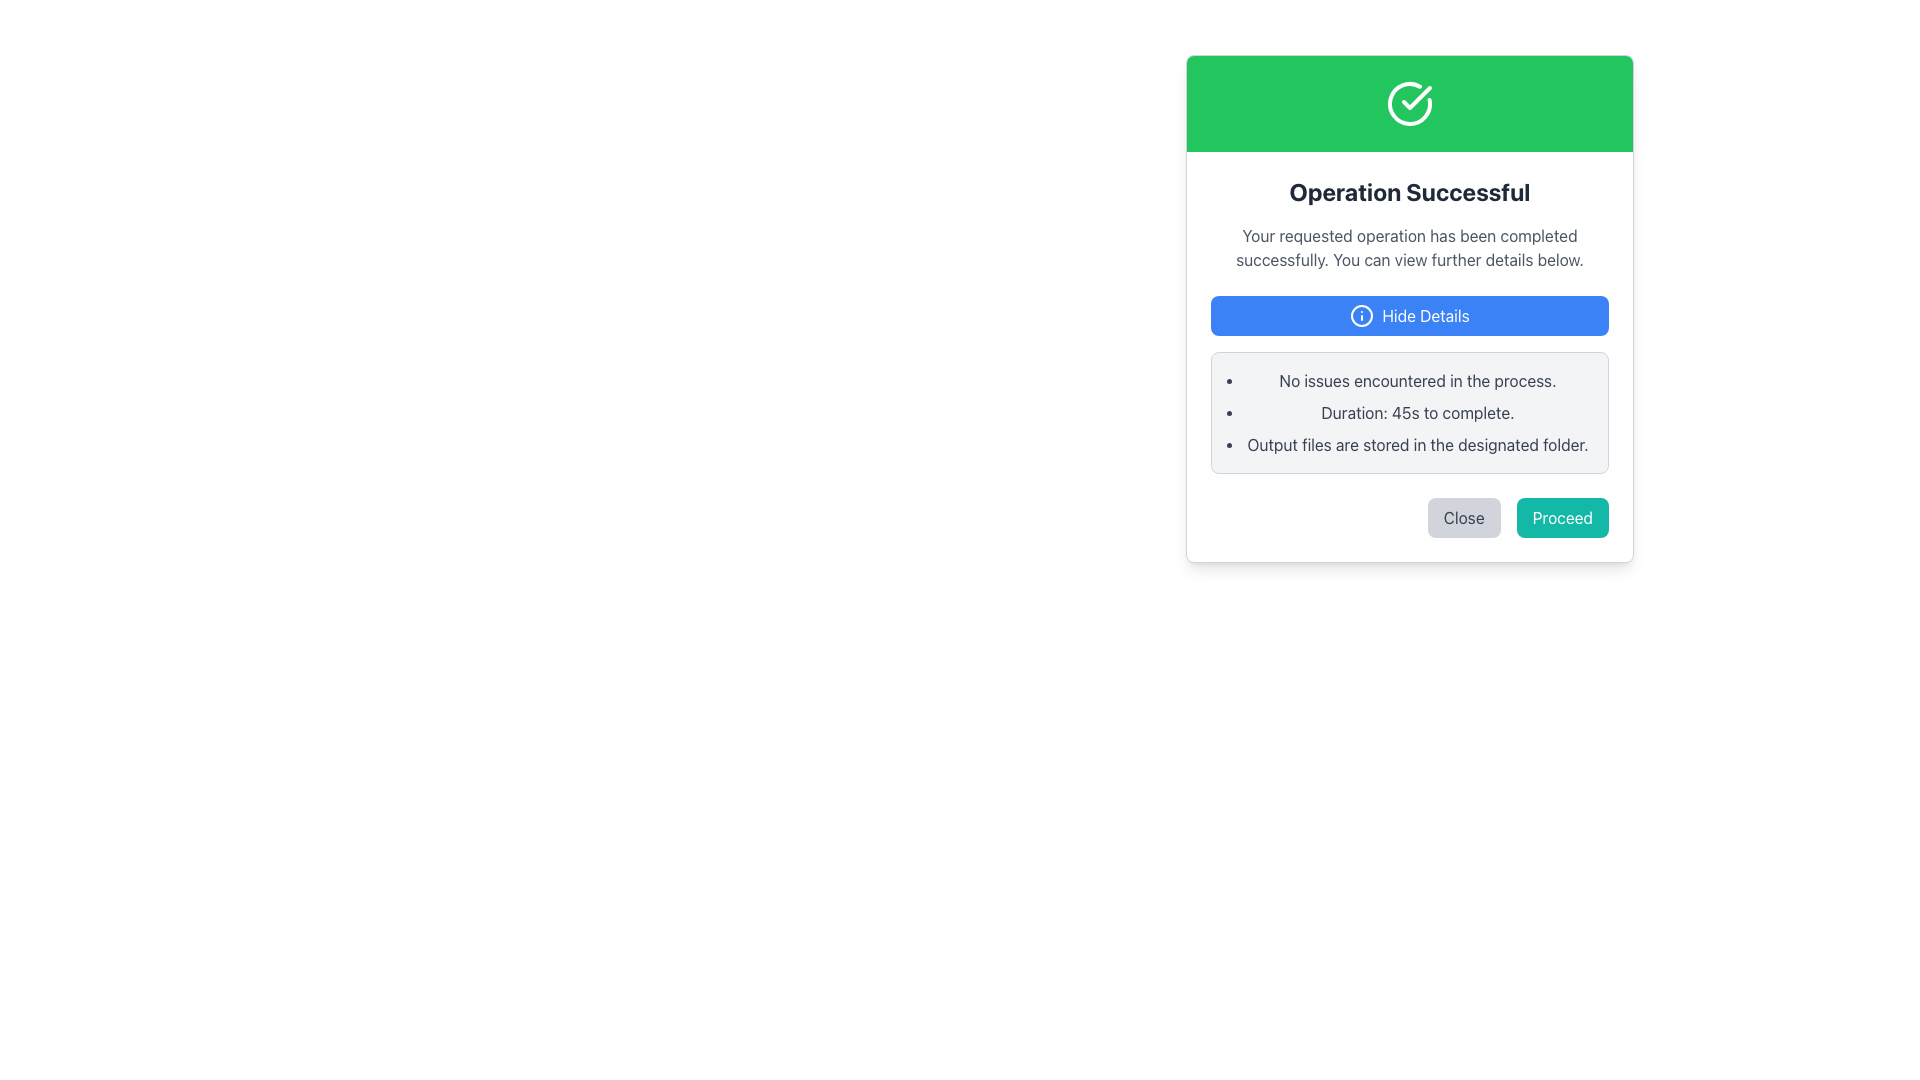 The height and width of the screenshot is (1080, 1920). Describe the element at coordinates (1409, 308) in the screenshot. I see `the button located below the success message header that toggles the visibility of the detailed information section` at that location.